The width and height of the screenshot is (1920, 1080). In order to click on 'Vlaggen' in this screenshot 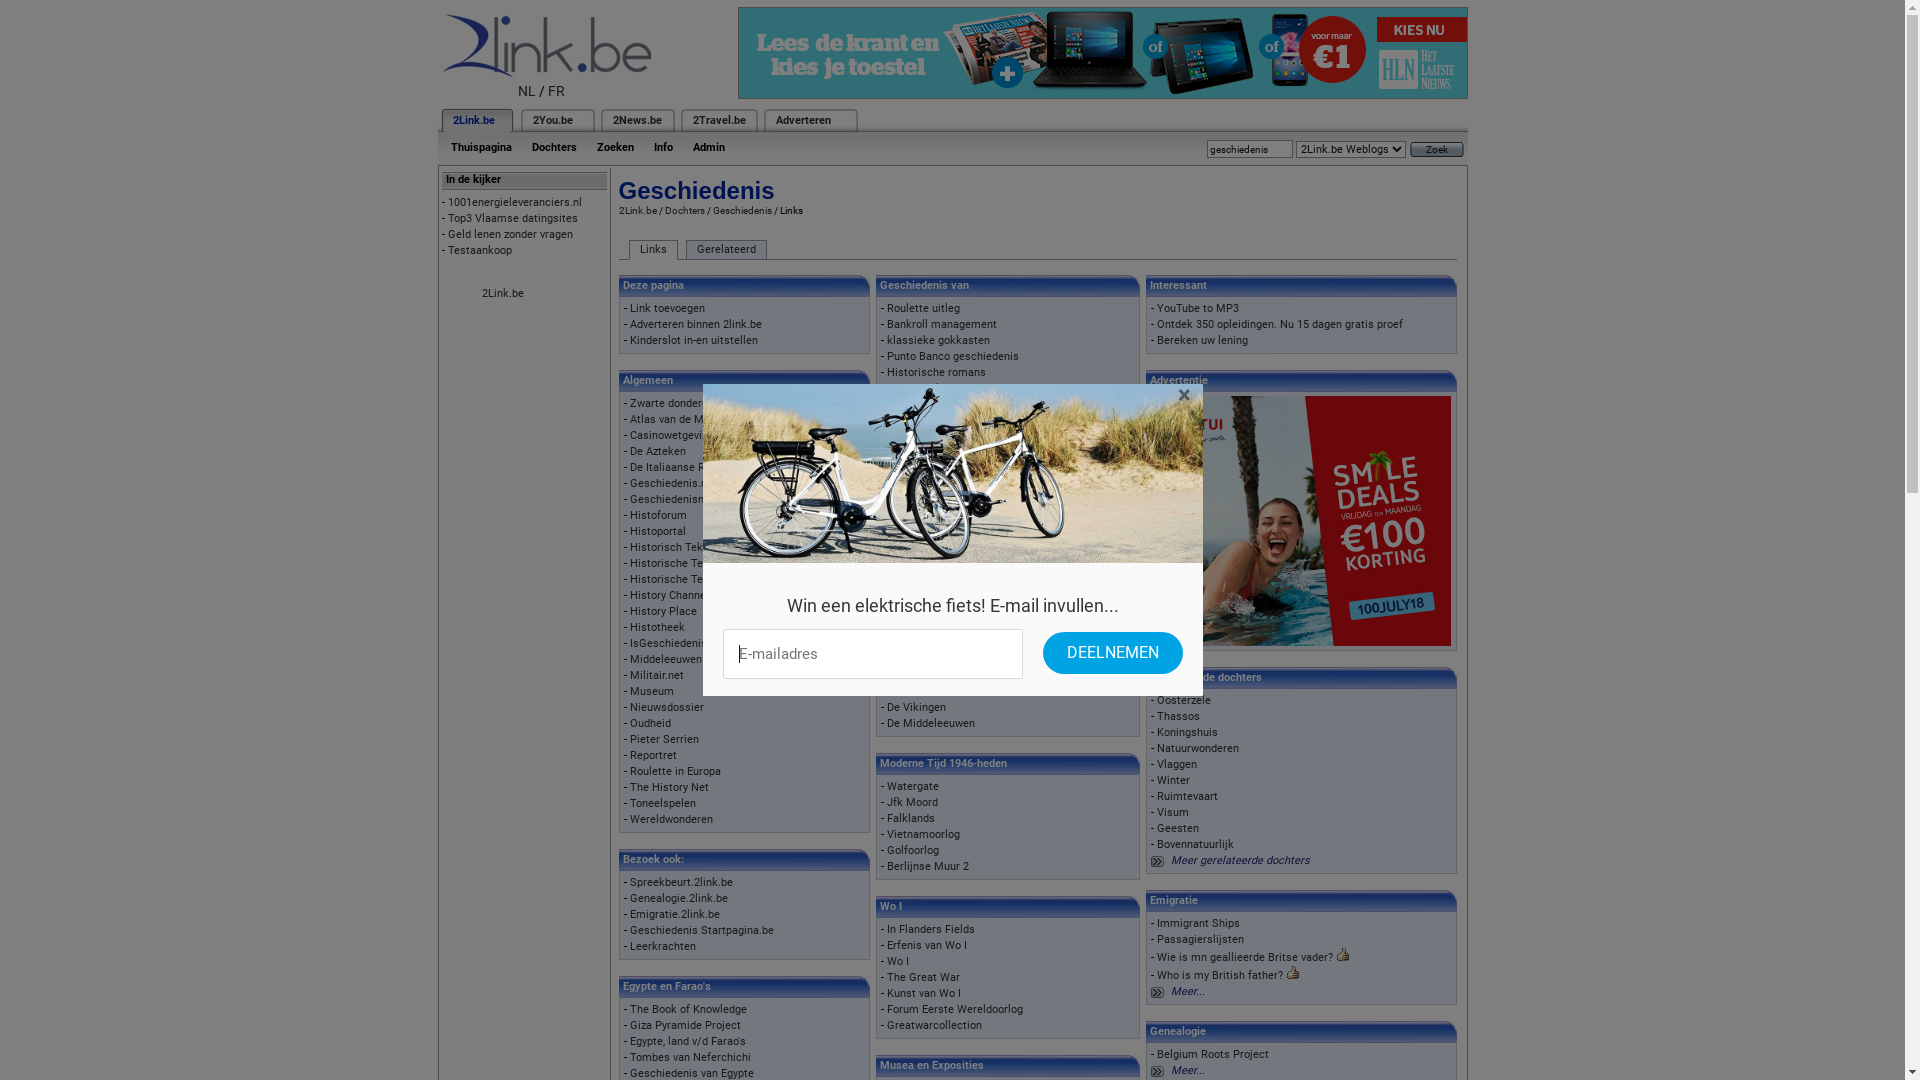, I will do `click(1176, 764)`.